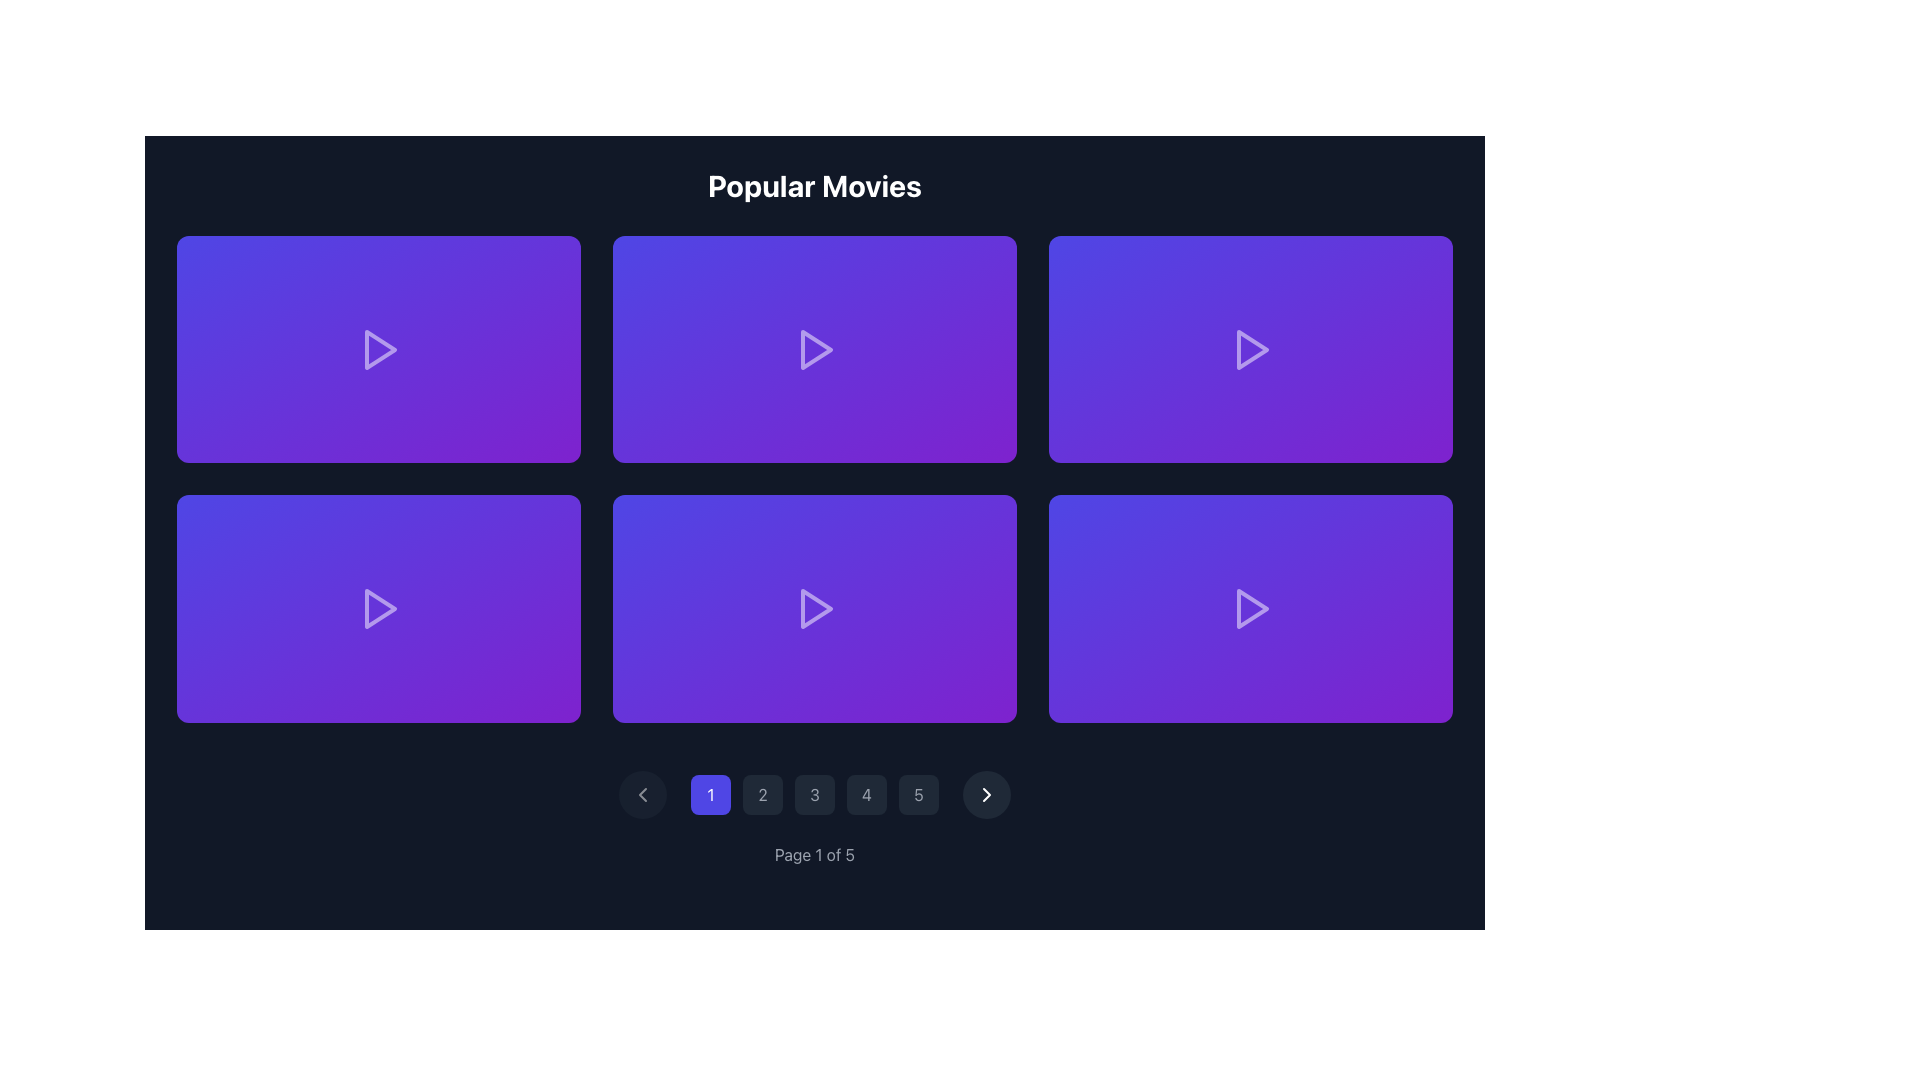 The height and width of the screenshot is (1080, 1920). I want to click on the movie thumbnail card with a play icon located in the lower right corner of the 'Popular Movies' section to play the video, so click(1250, 607).